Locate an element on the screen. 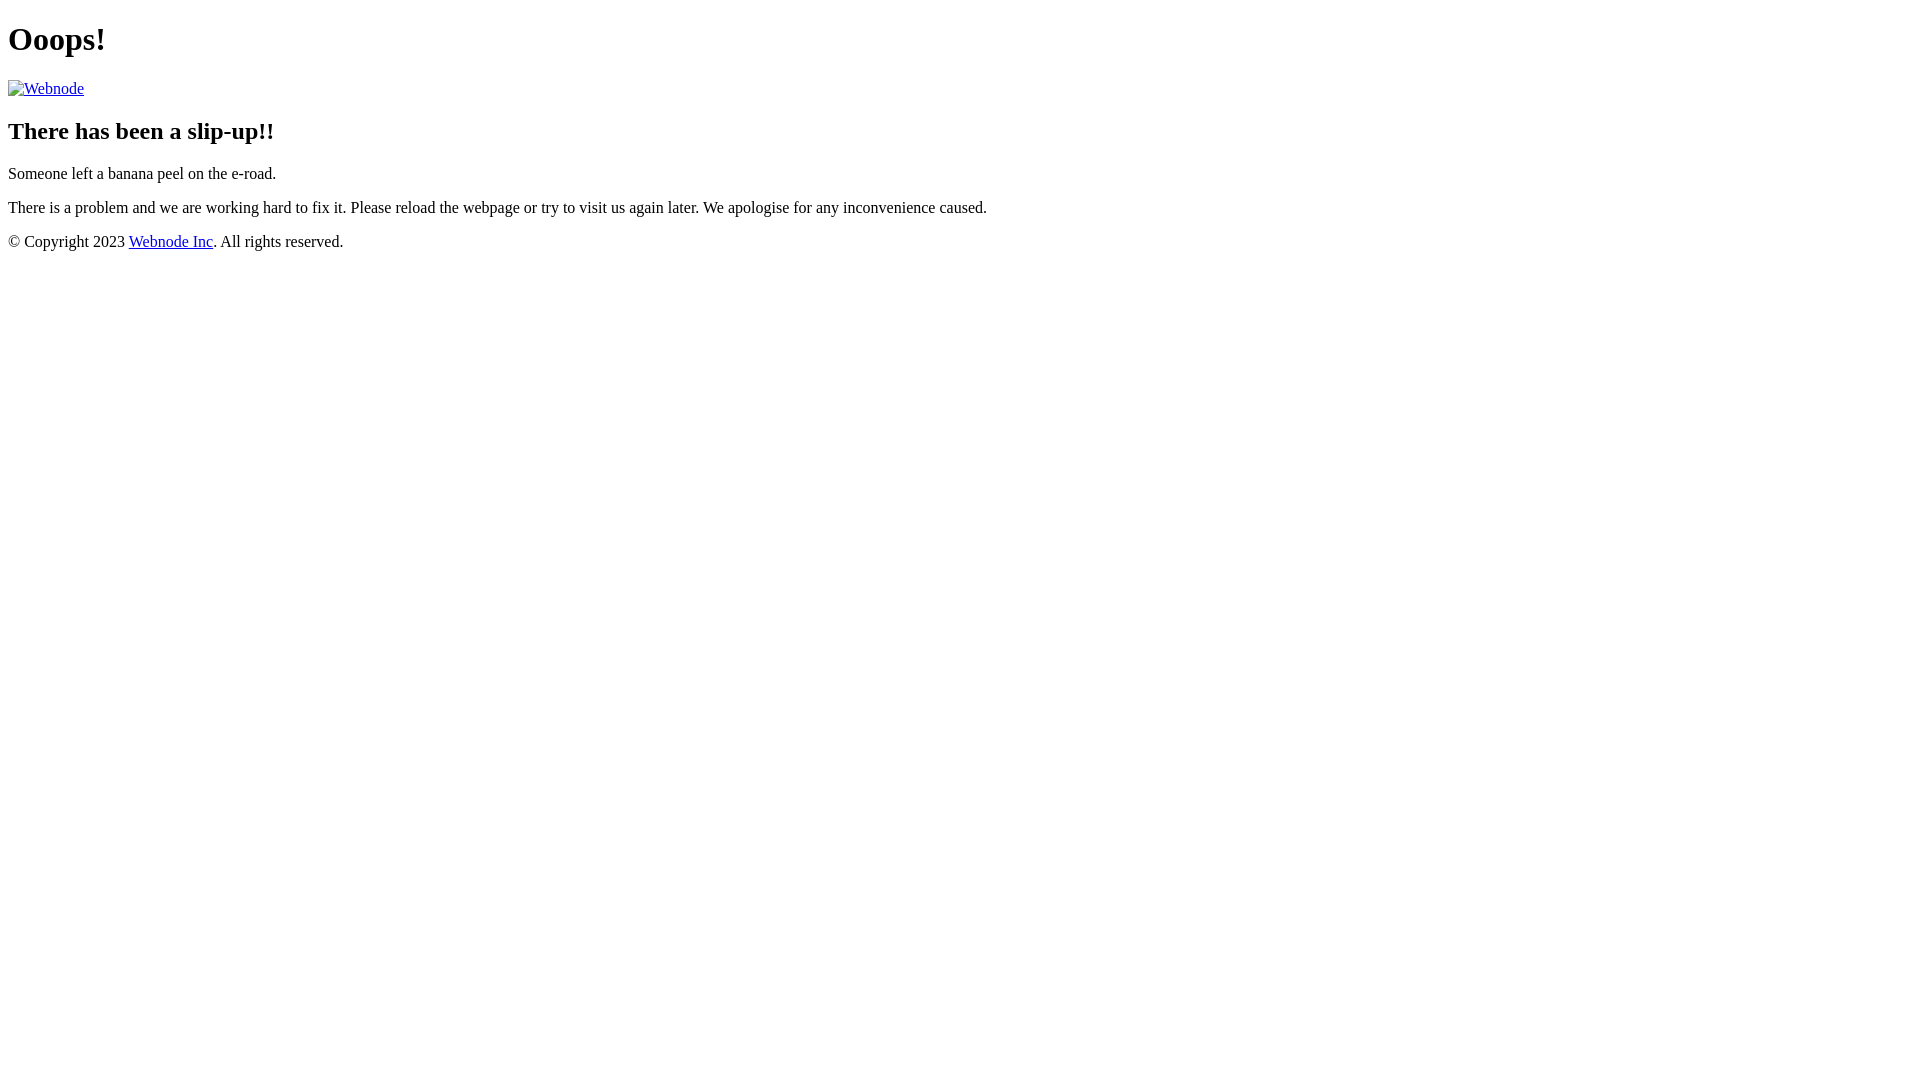  'Webnode Inc' is located at coordinates (171, 240).